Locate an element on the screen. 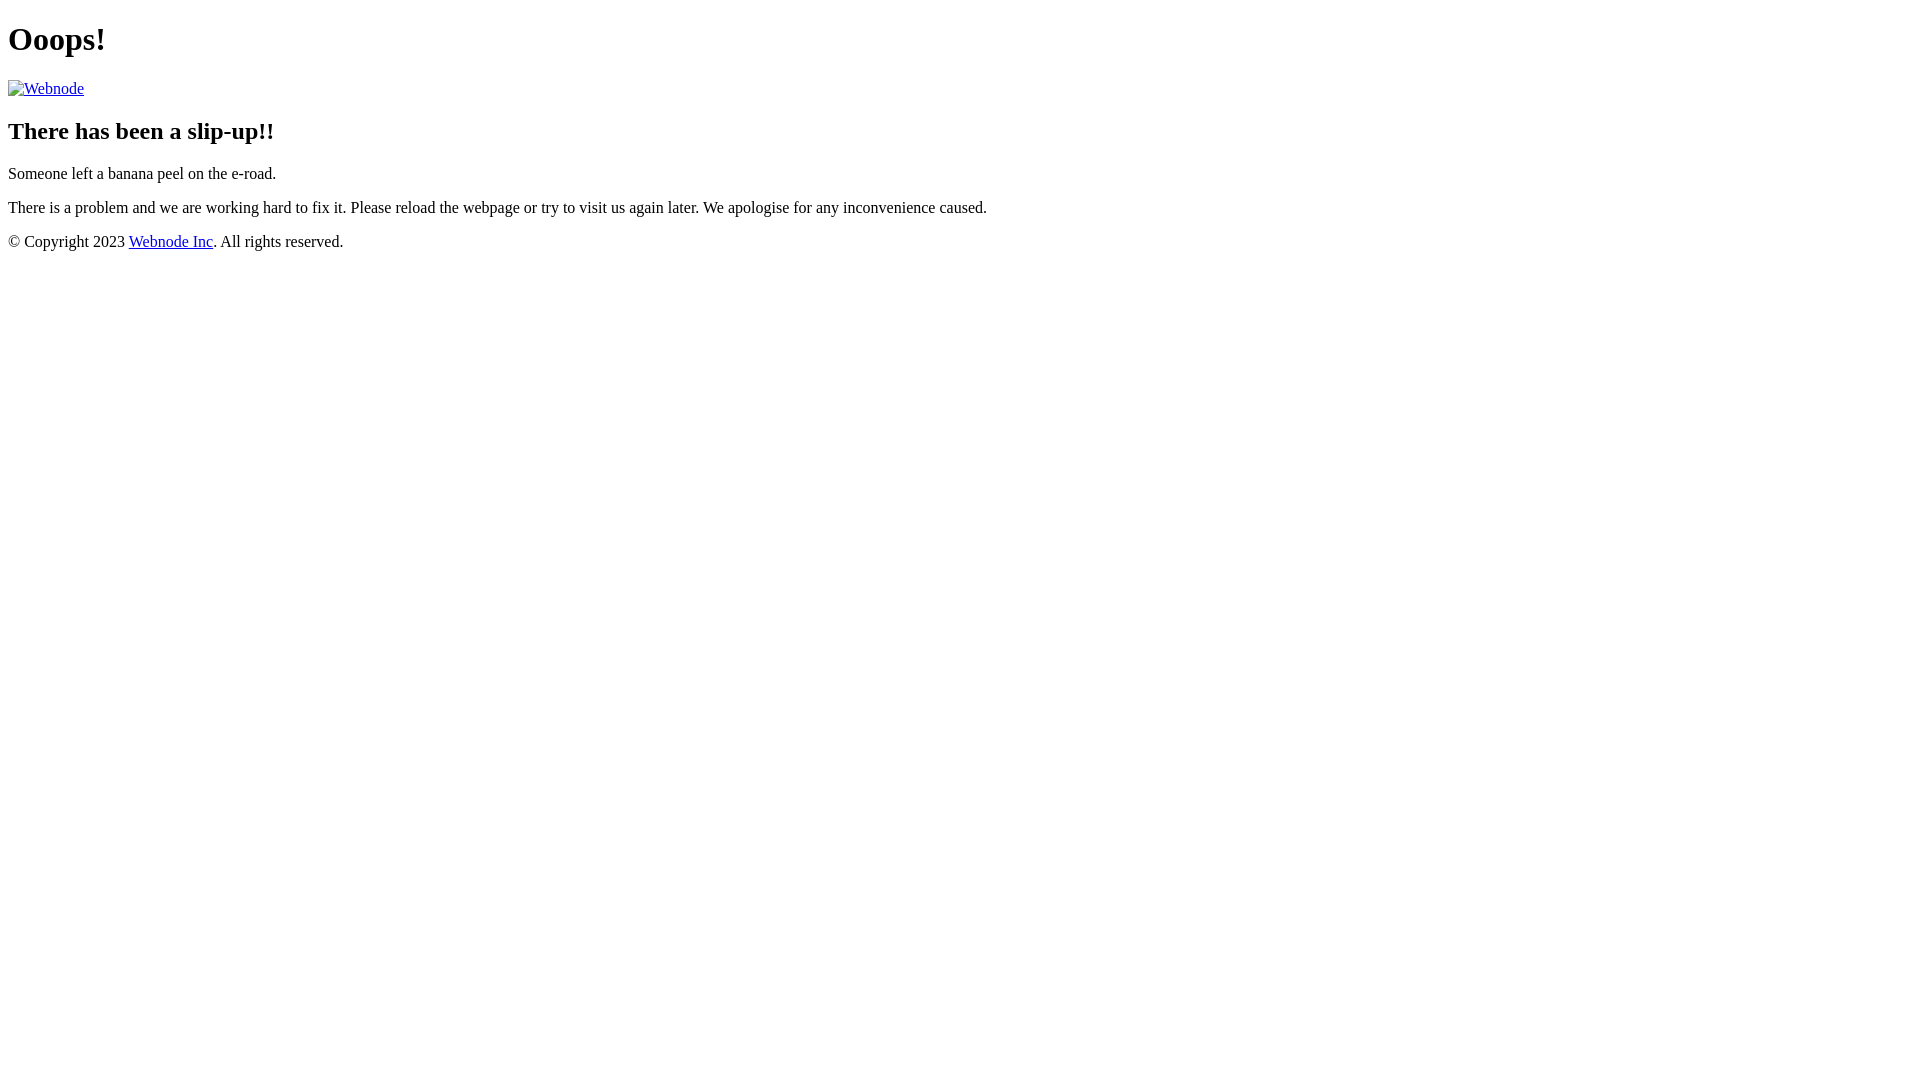  'Webnode Inc' is located at coordinates (171, 240).